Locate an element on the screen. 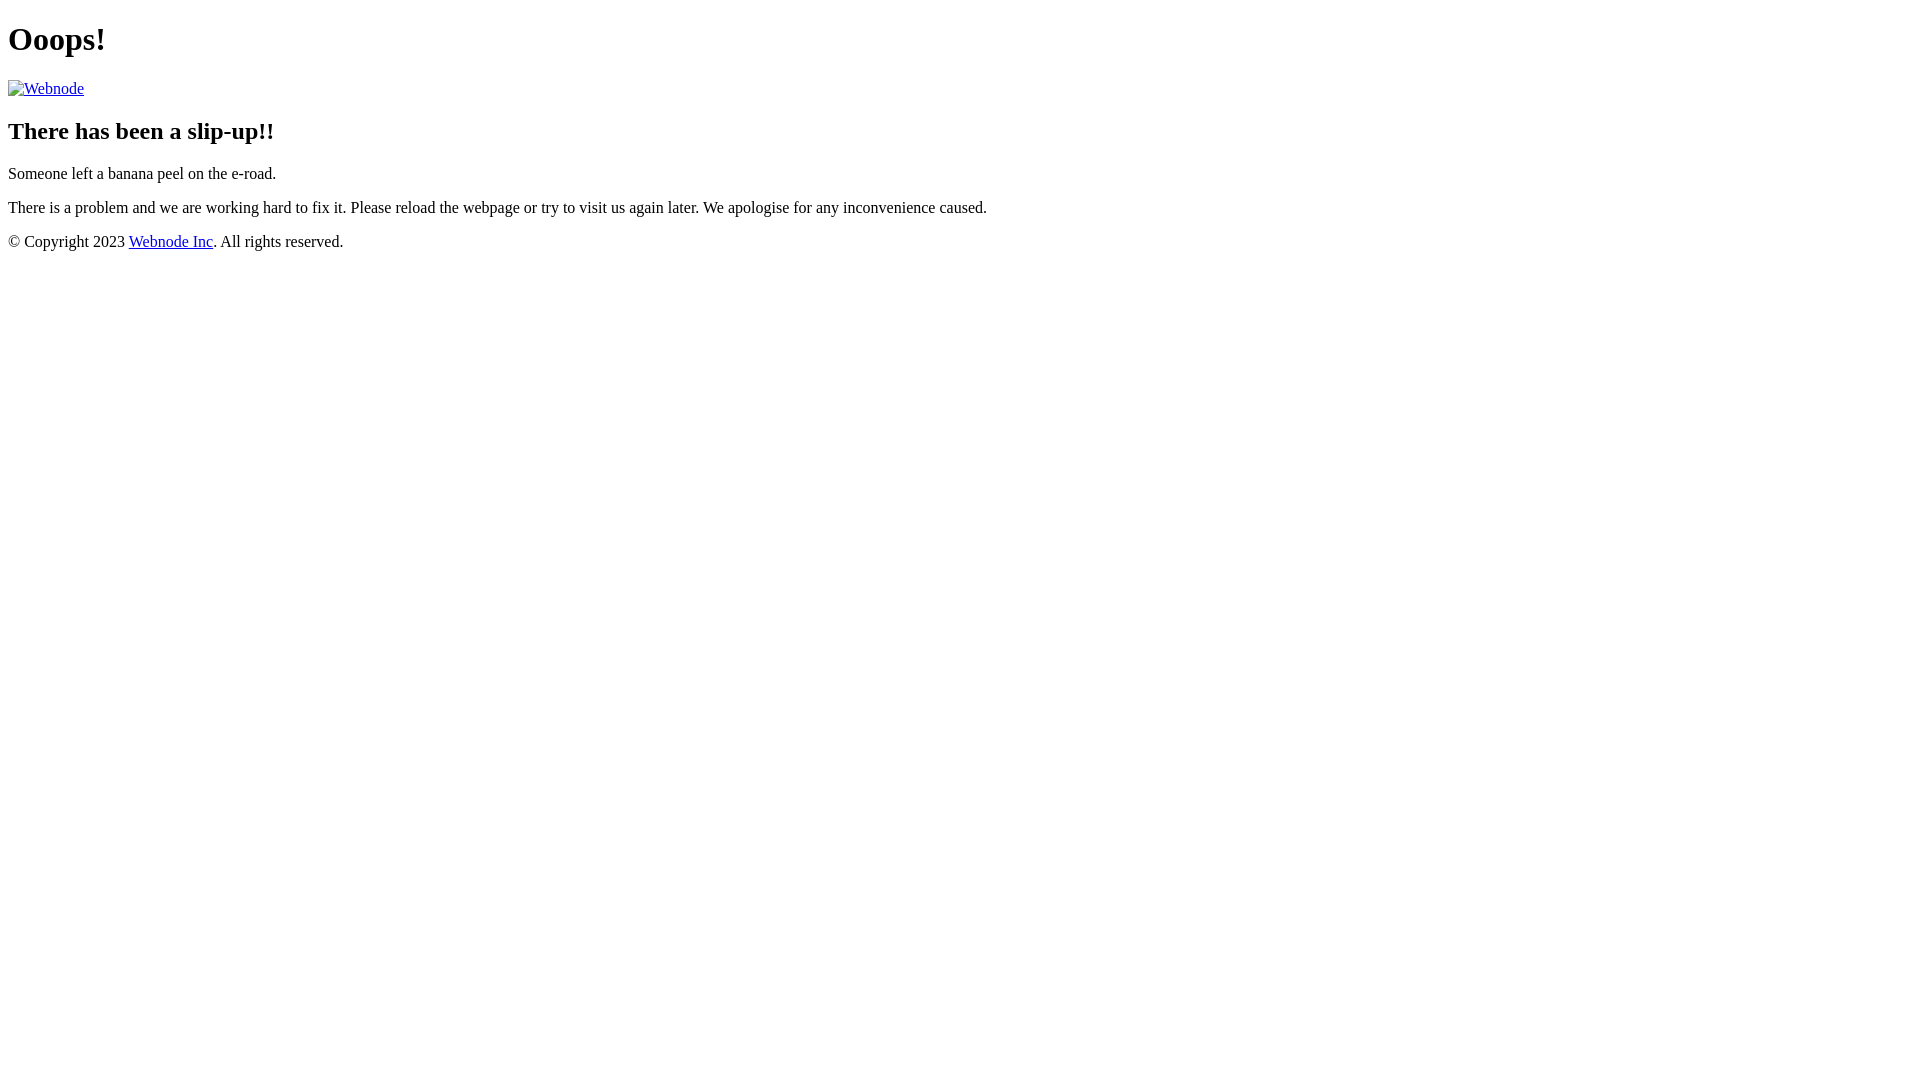  'Webnode Inc' is located at coordinates (171, 240).